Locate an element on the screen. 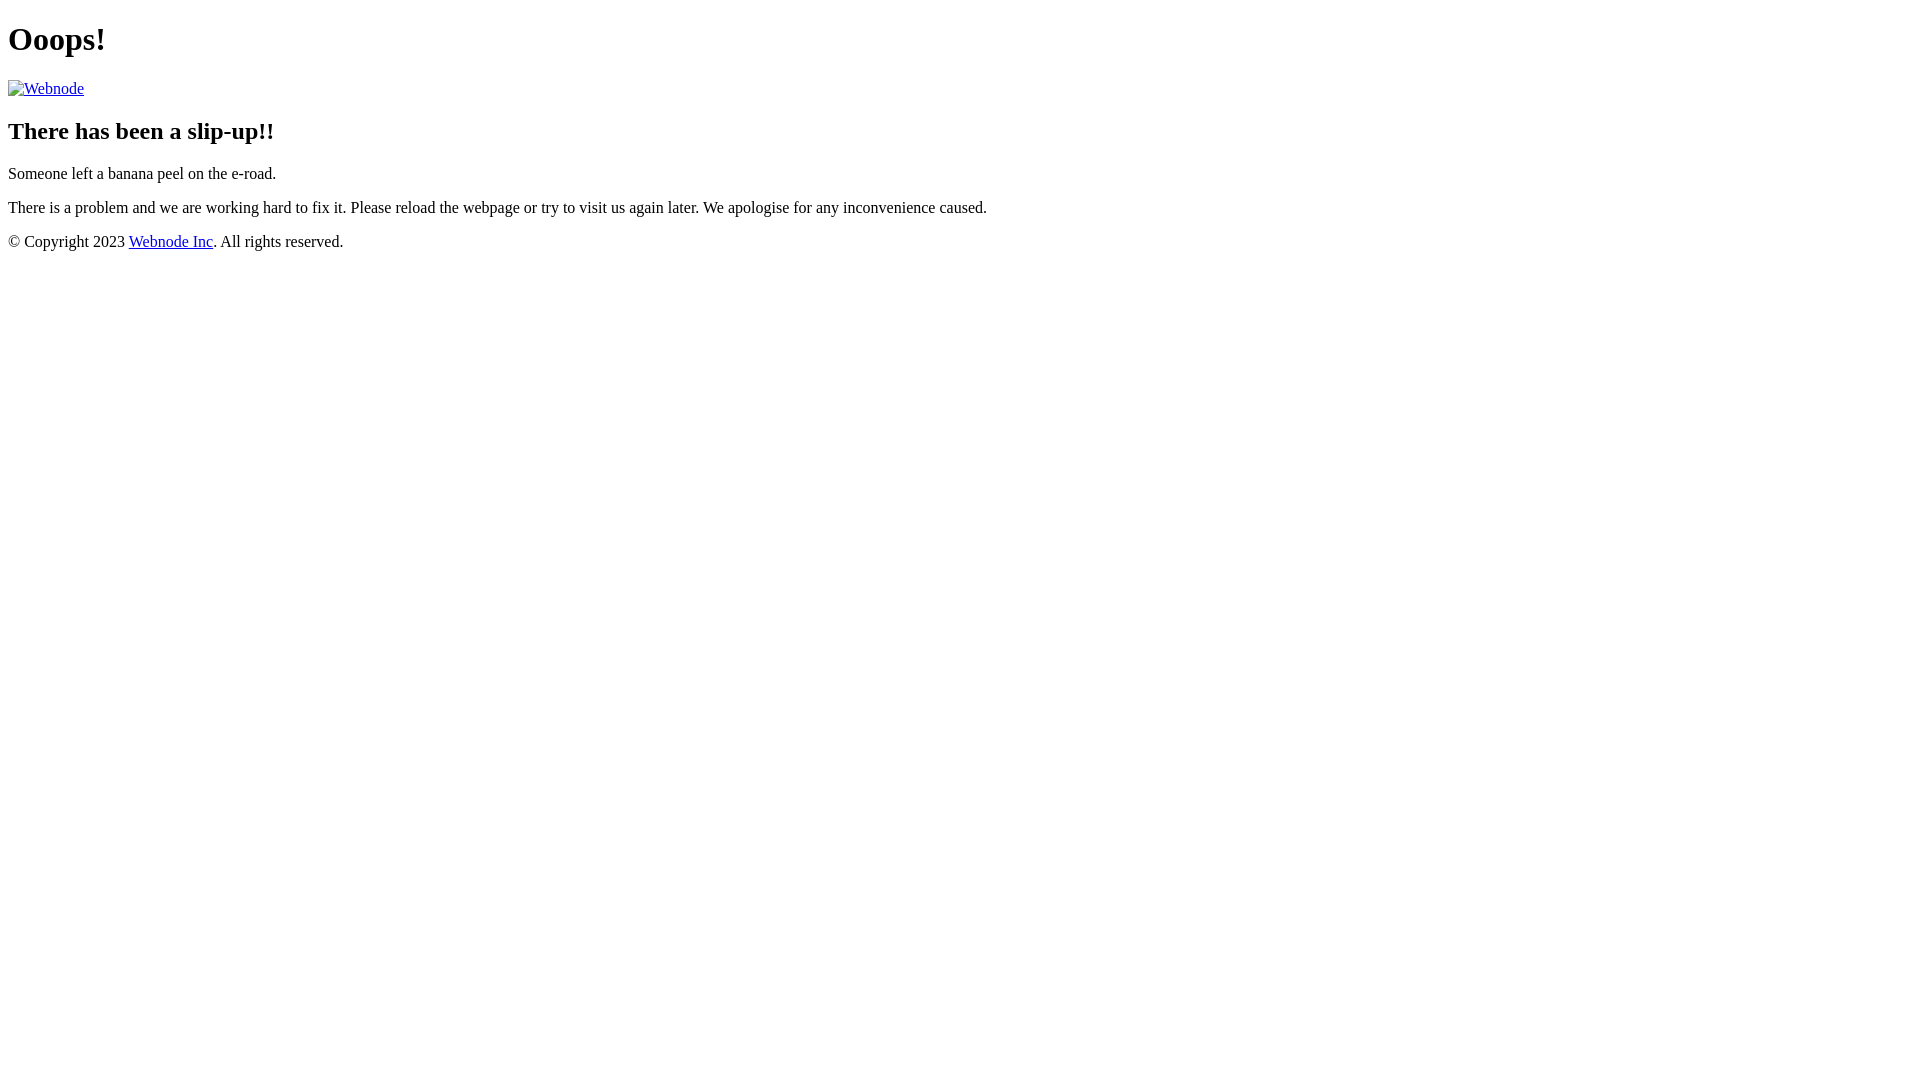  'Webnode Inc' is located at coordinates (171, 240).